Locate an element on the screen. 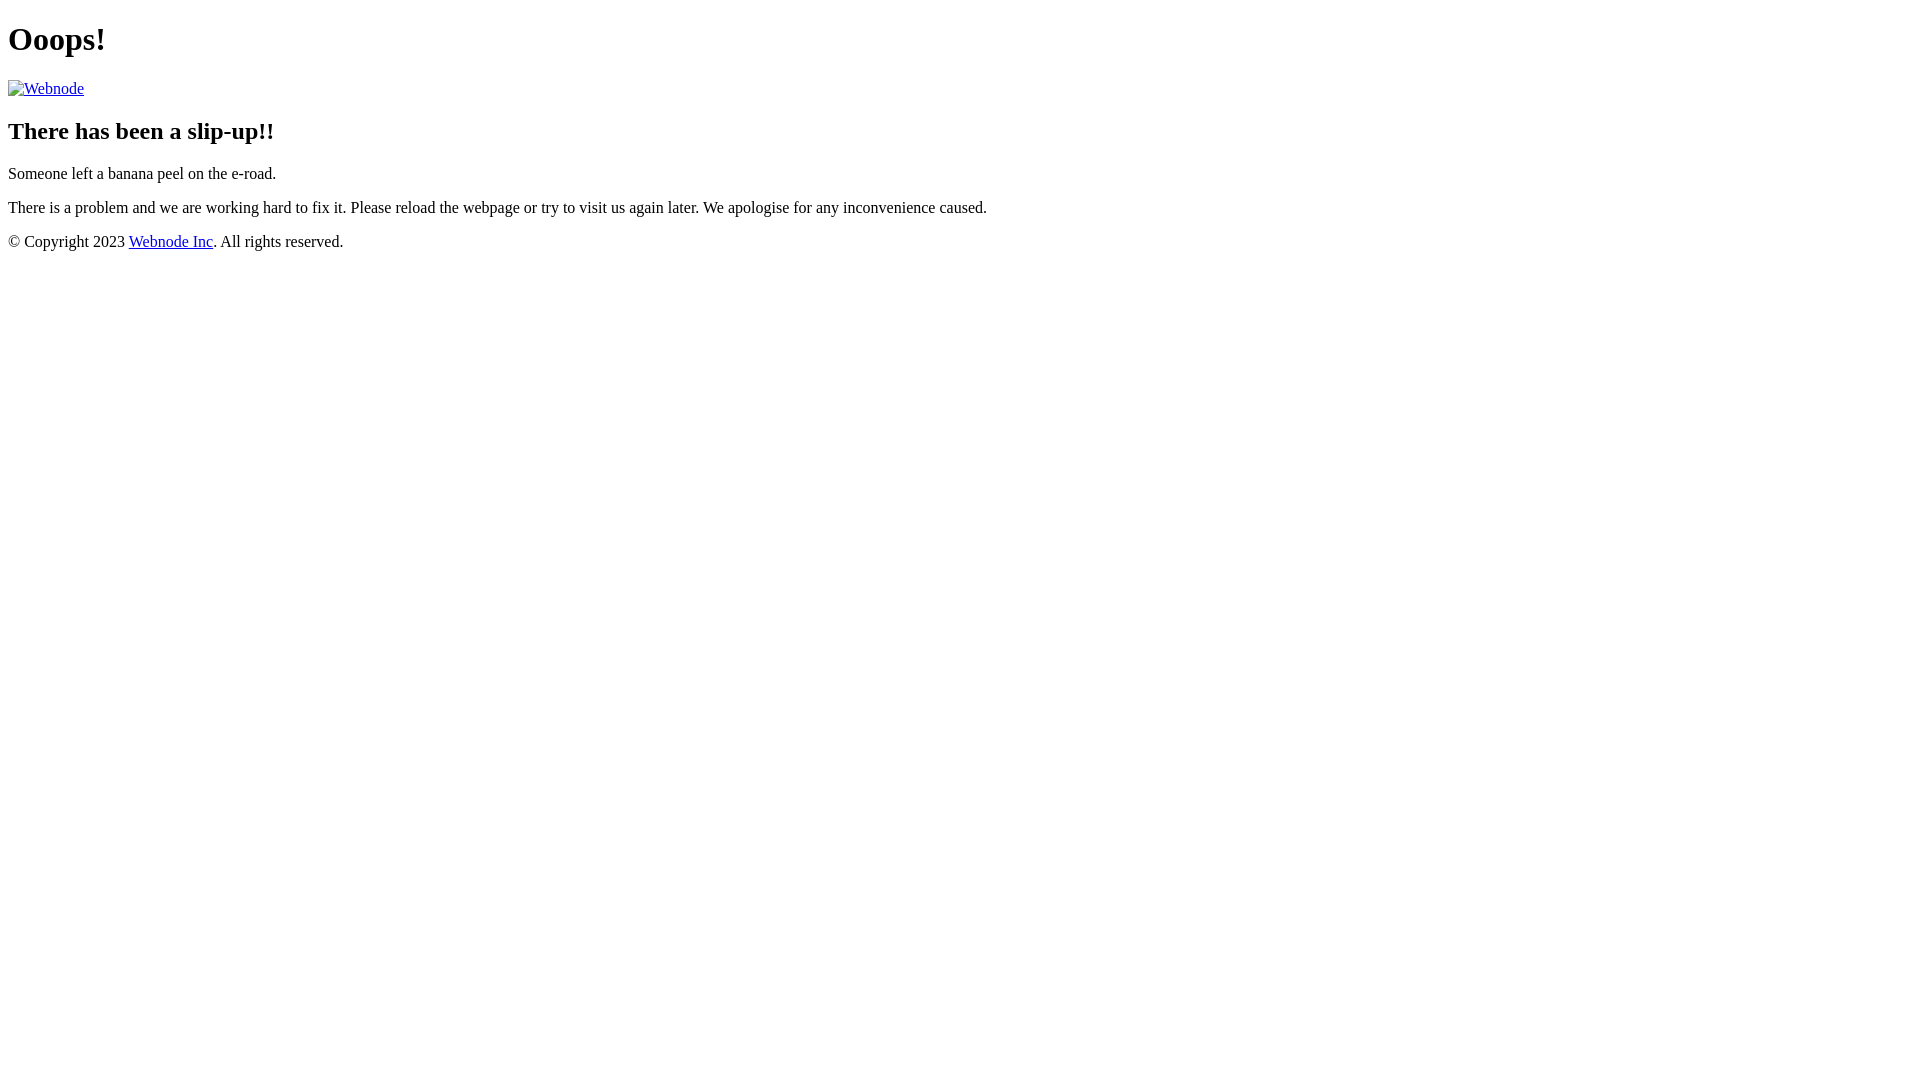  'Webnode Inc' is located at coordinates (171, 240).